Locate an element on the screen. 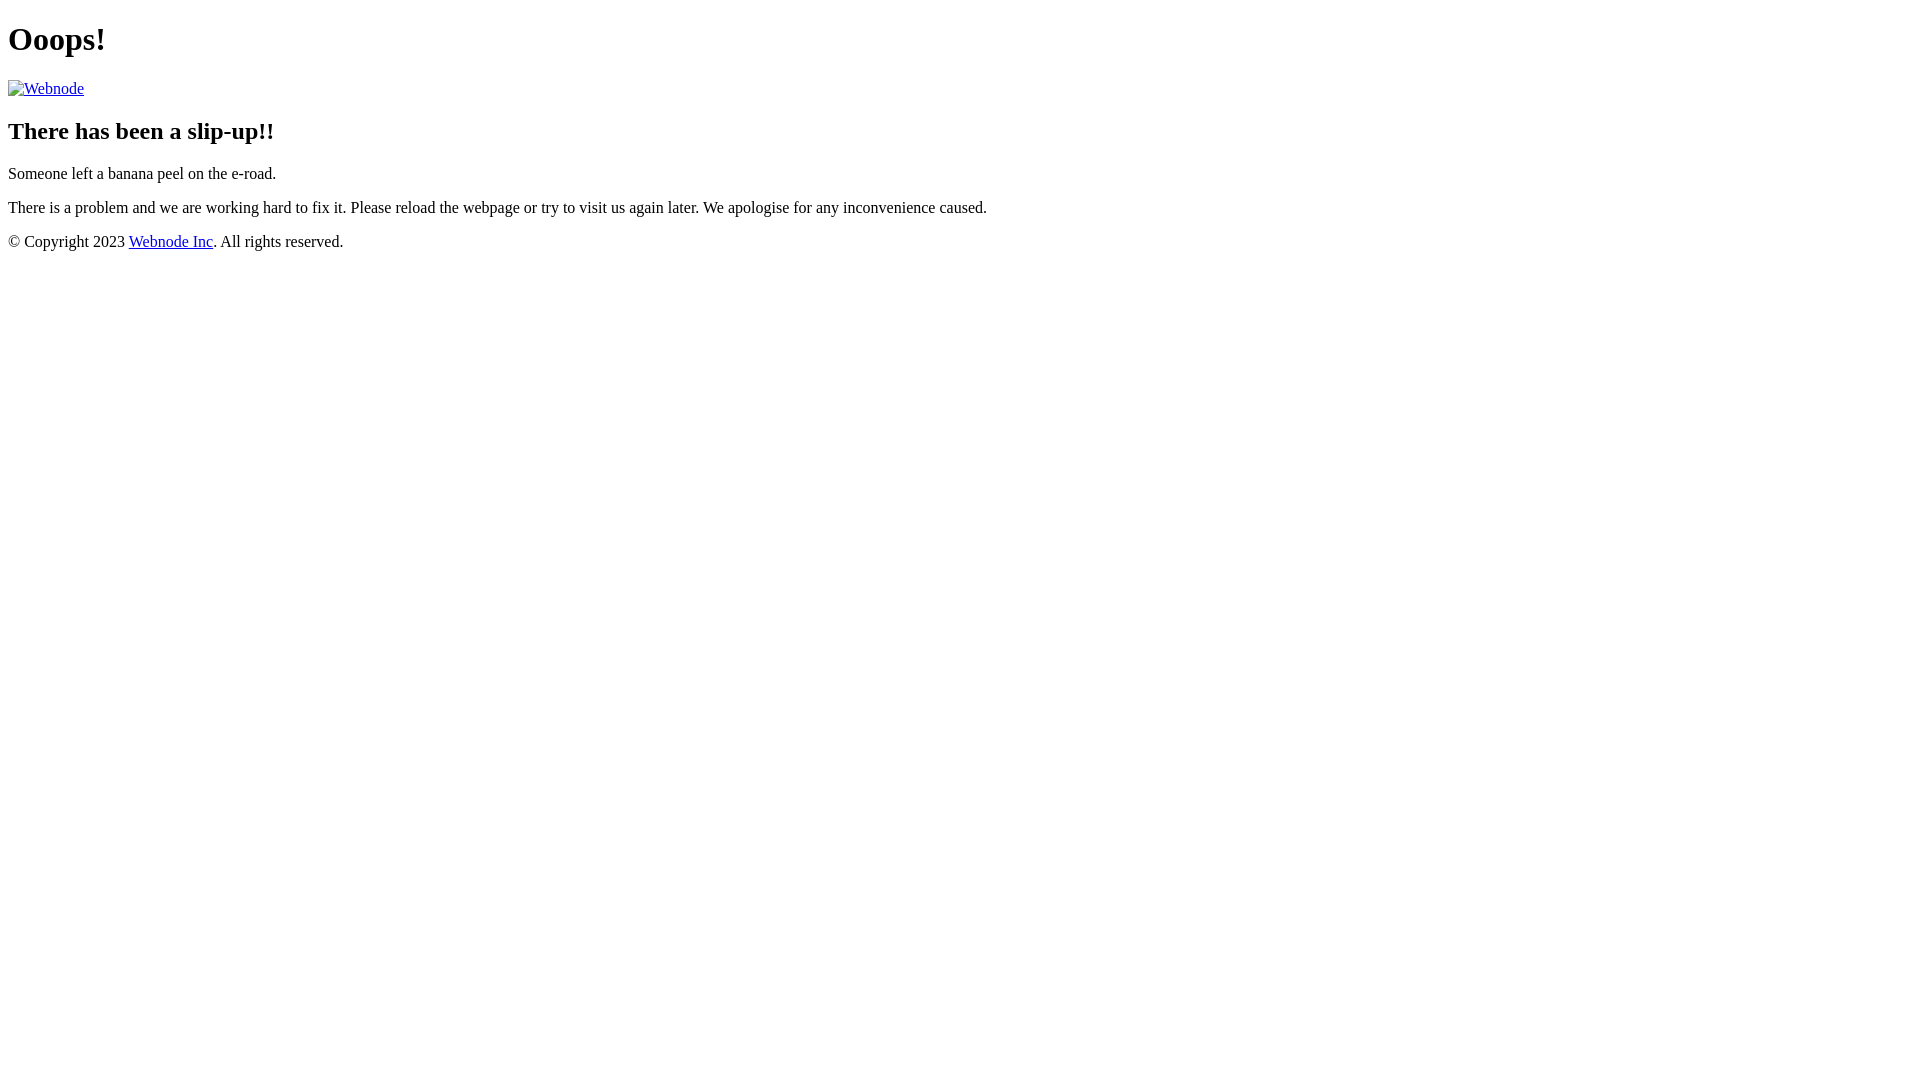  'Webnode Inc' is located at coordinates (171, 240).